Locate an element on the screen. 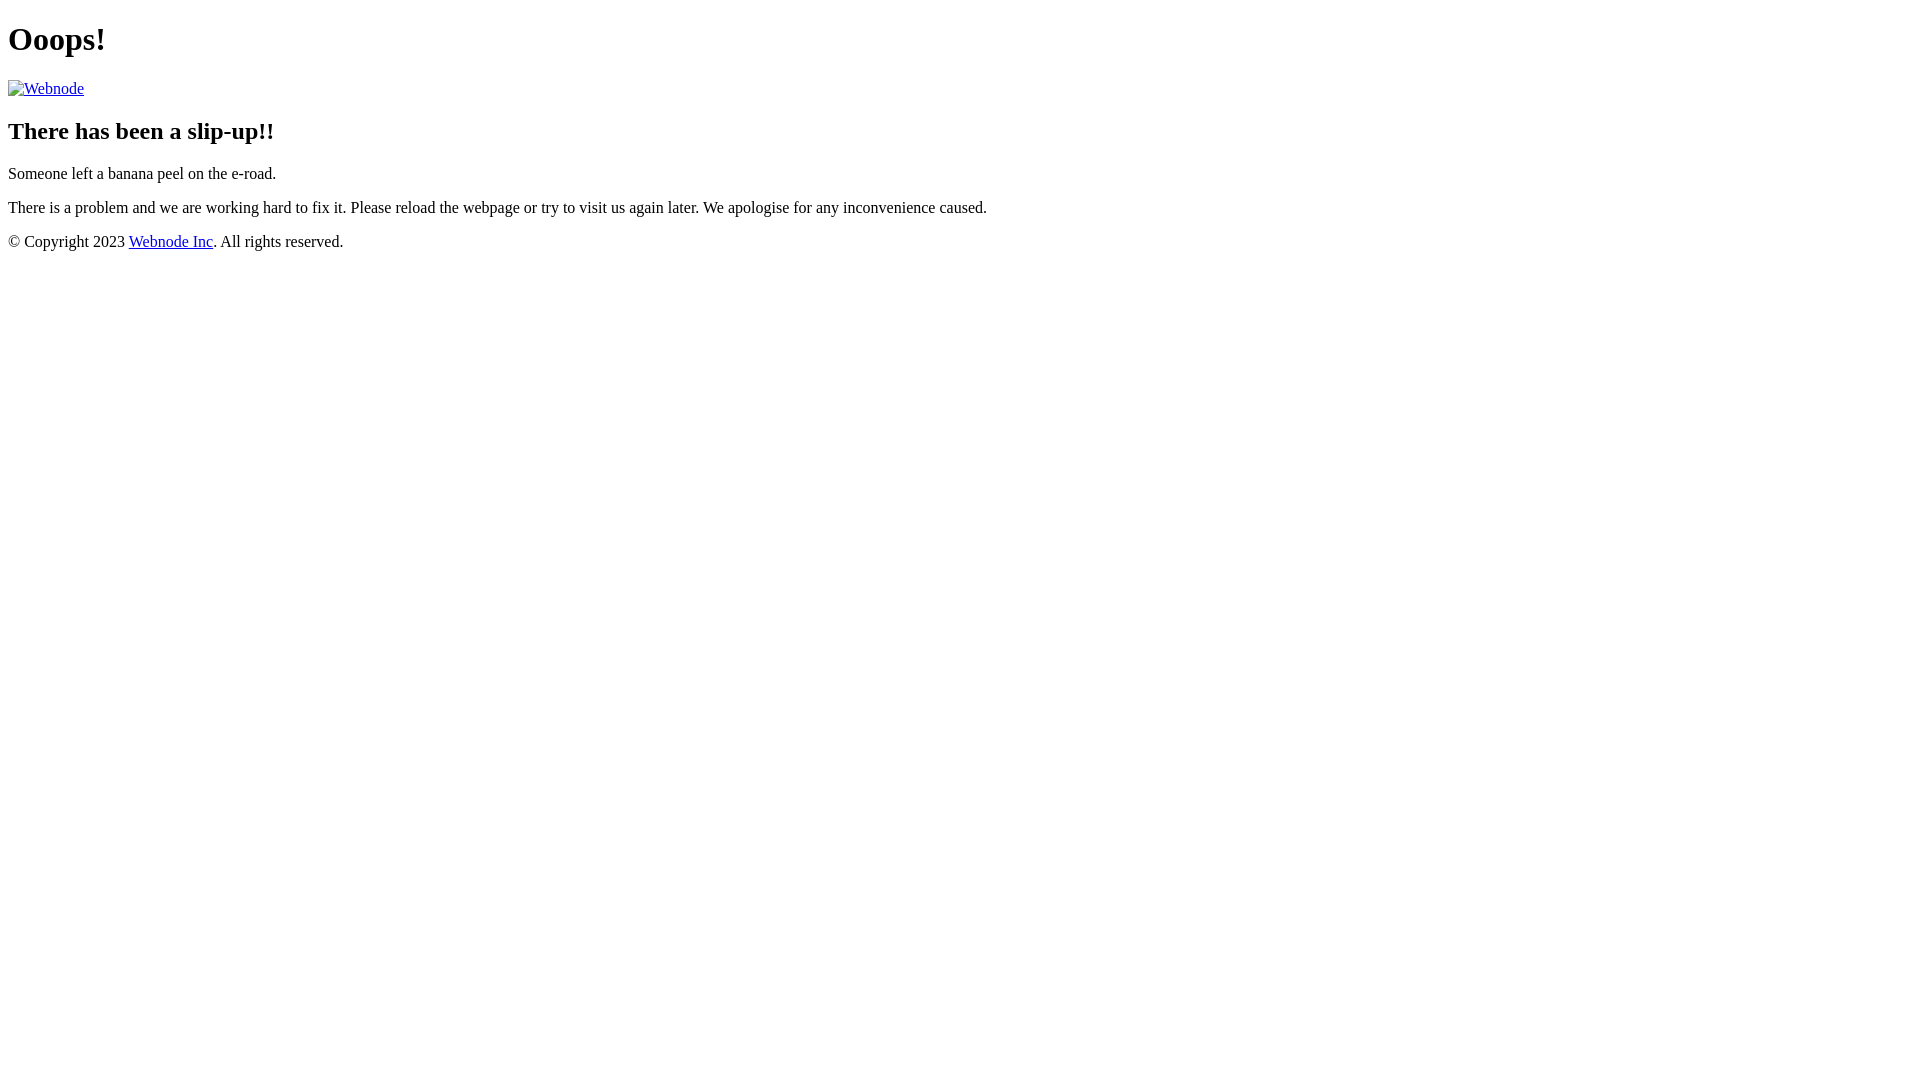  'Webnode Inc' is located at coordinates (171, 240).